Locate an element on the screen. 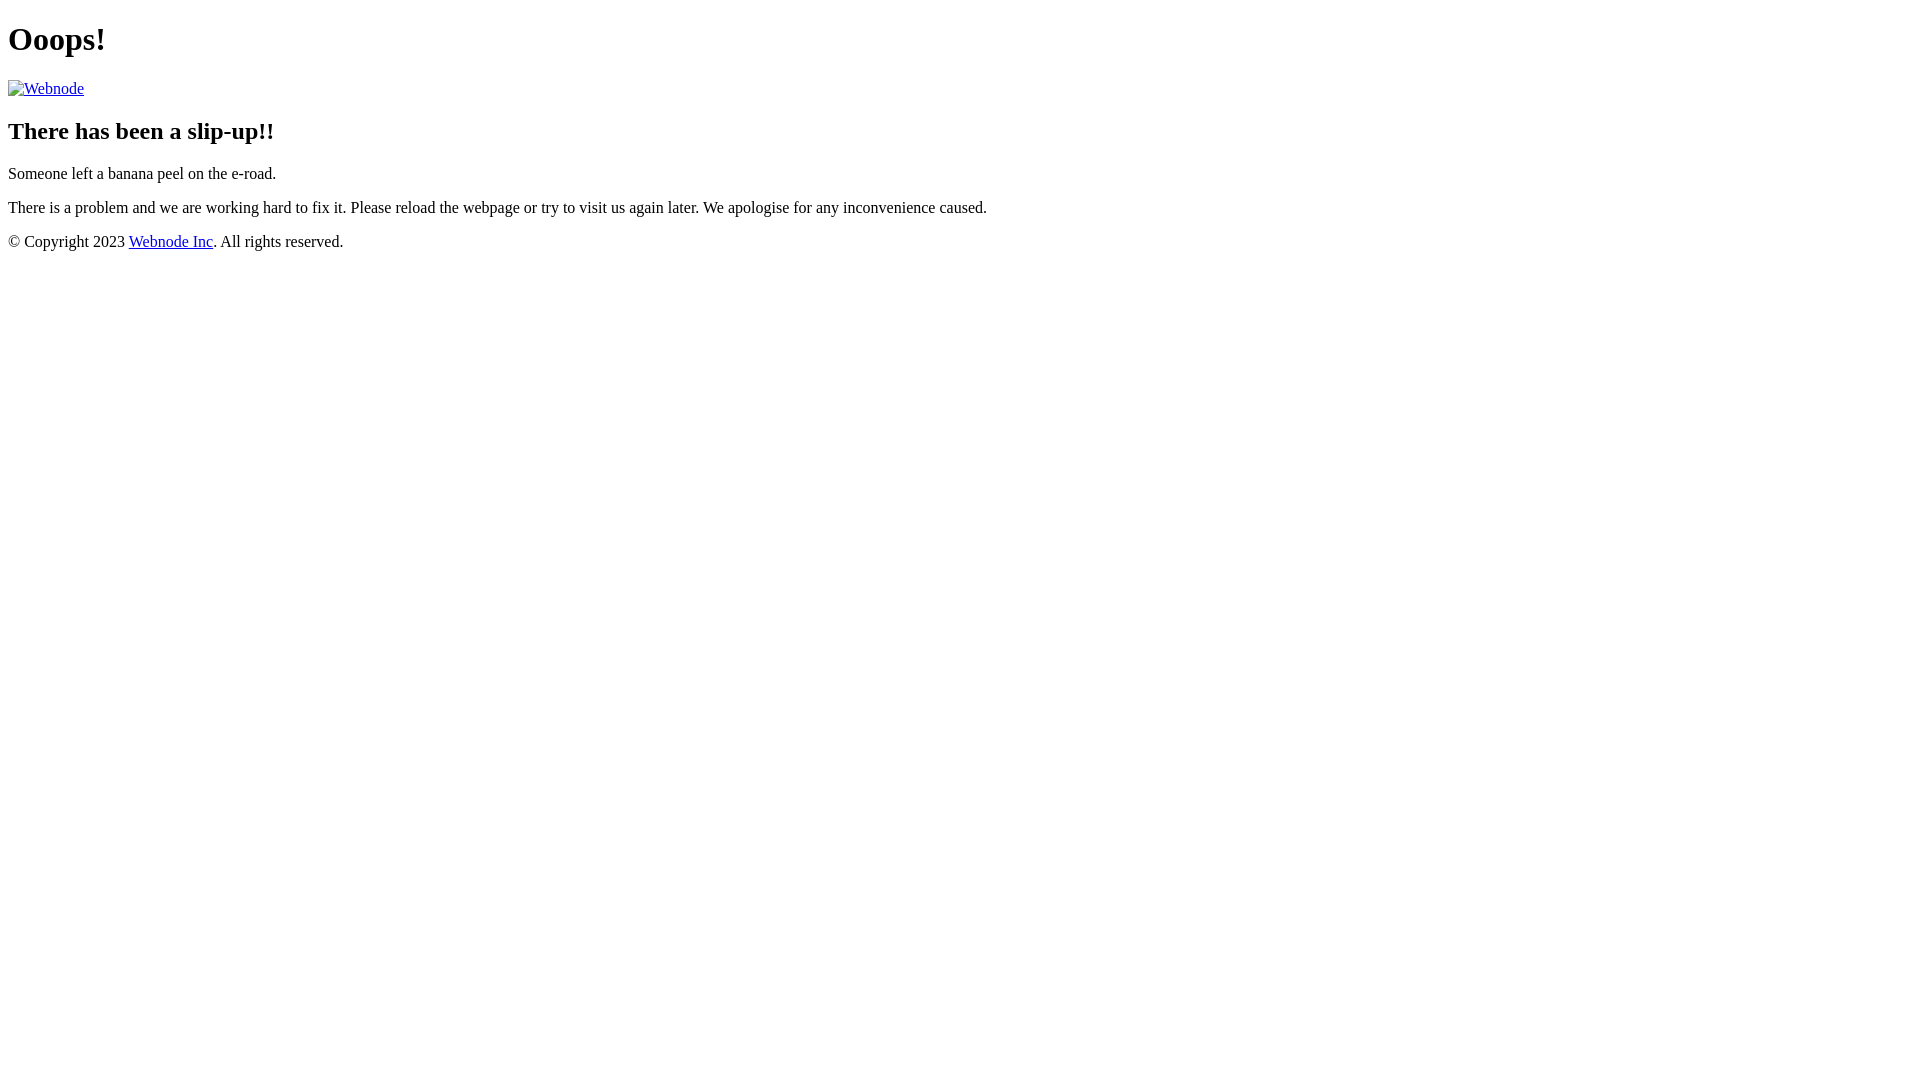  'Webnode Inc' is located at coordinates (171, 240).